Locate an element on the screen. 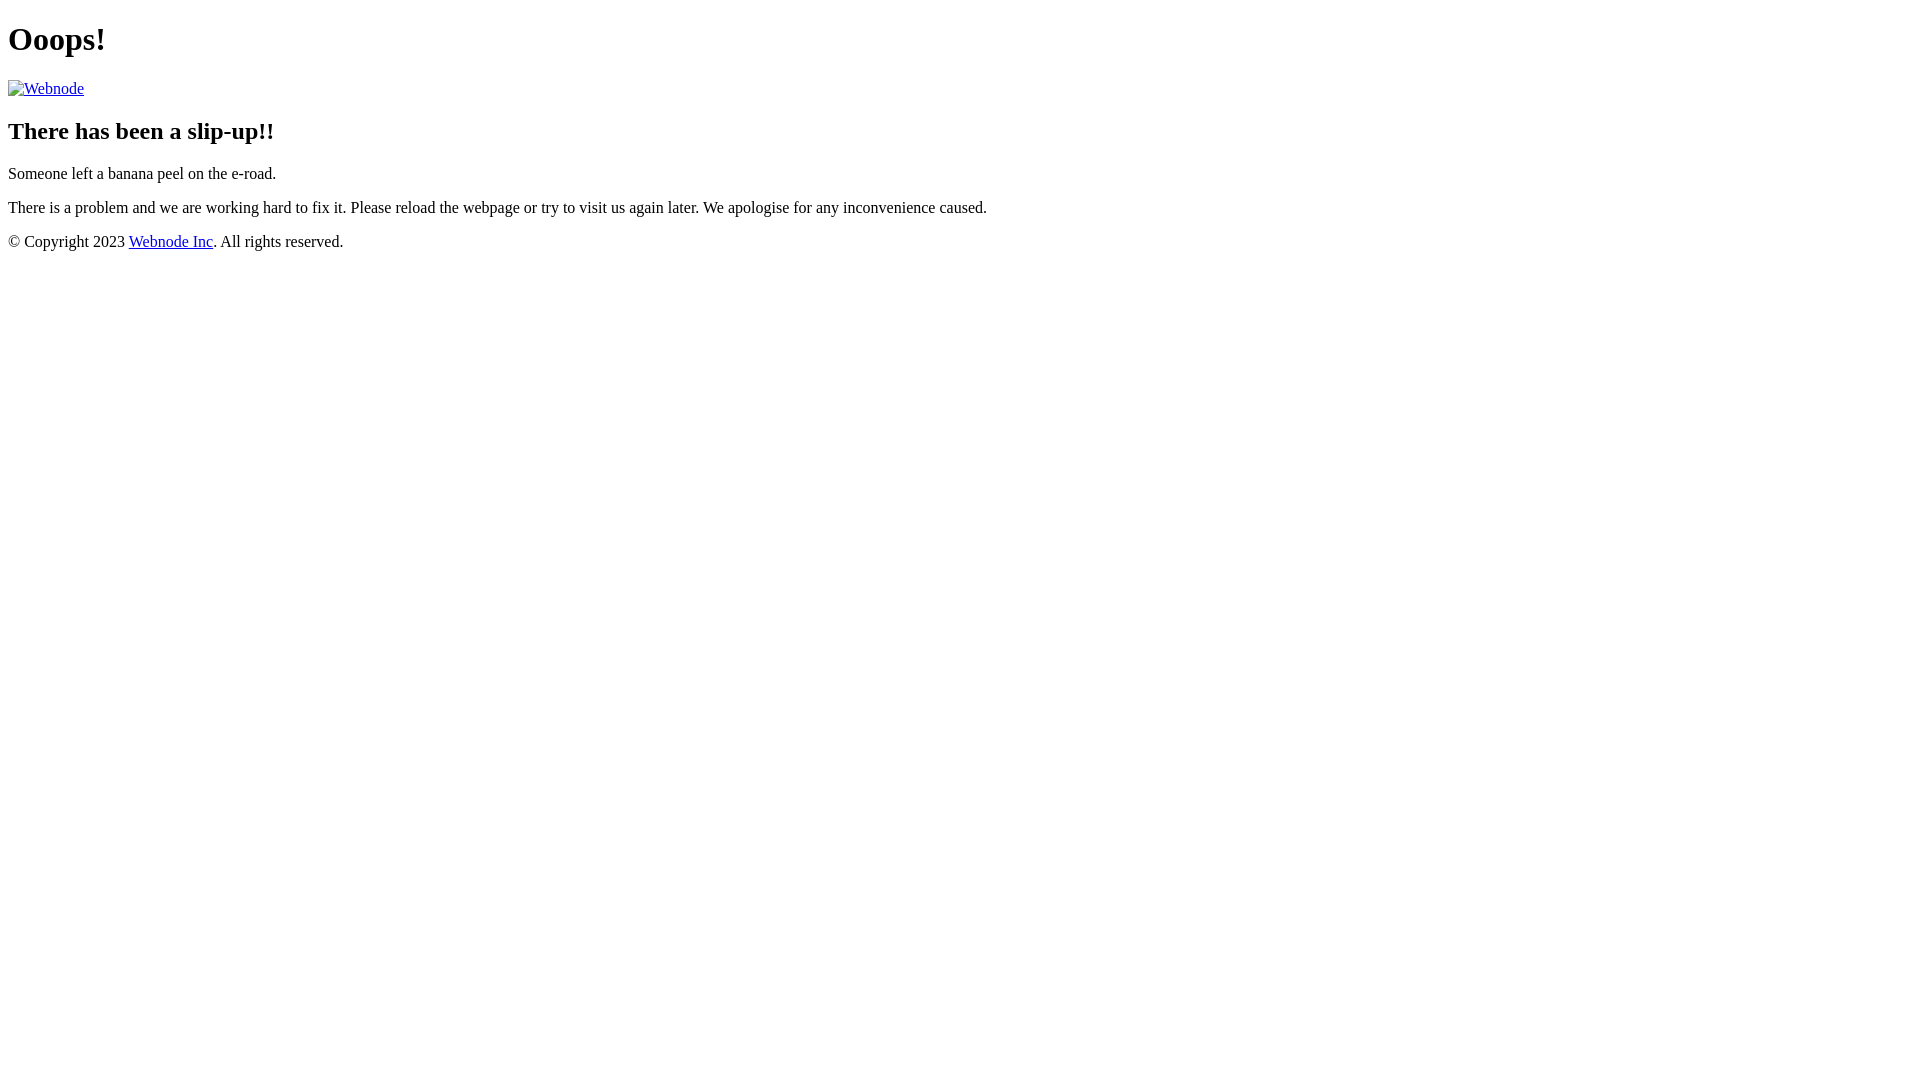  'Webnode Inc' is located at coordinates (171, 240).